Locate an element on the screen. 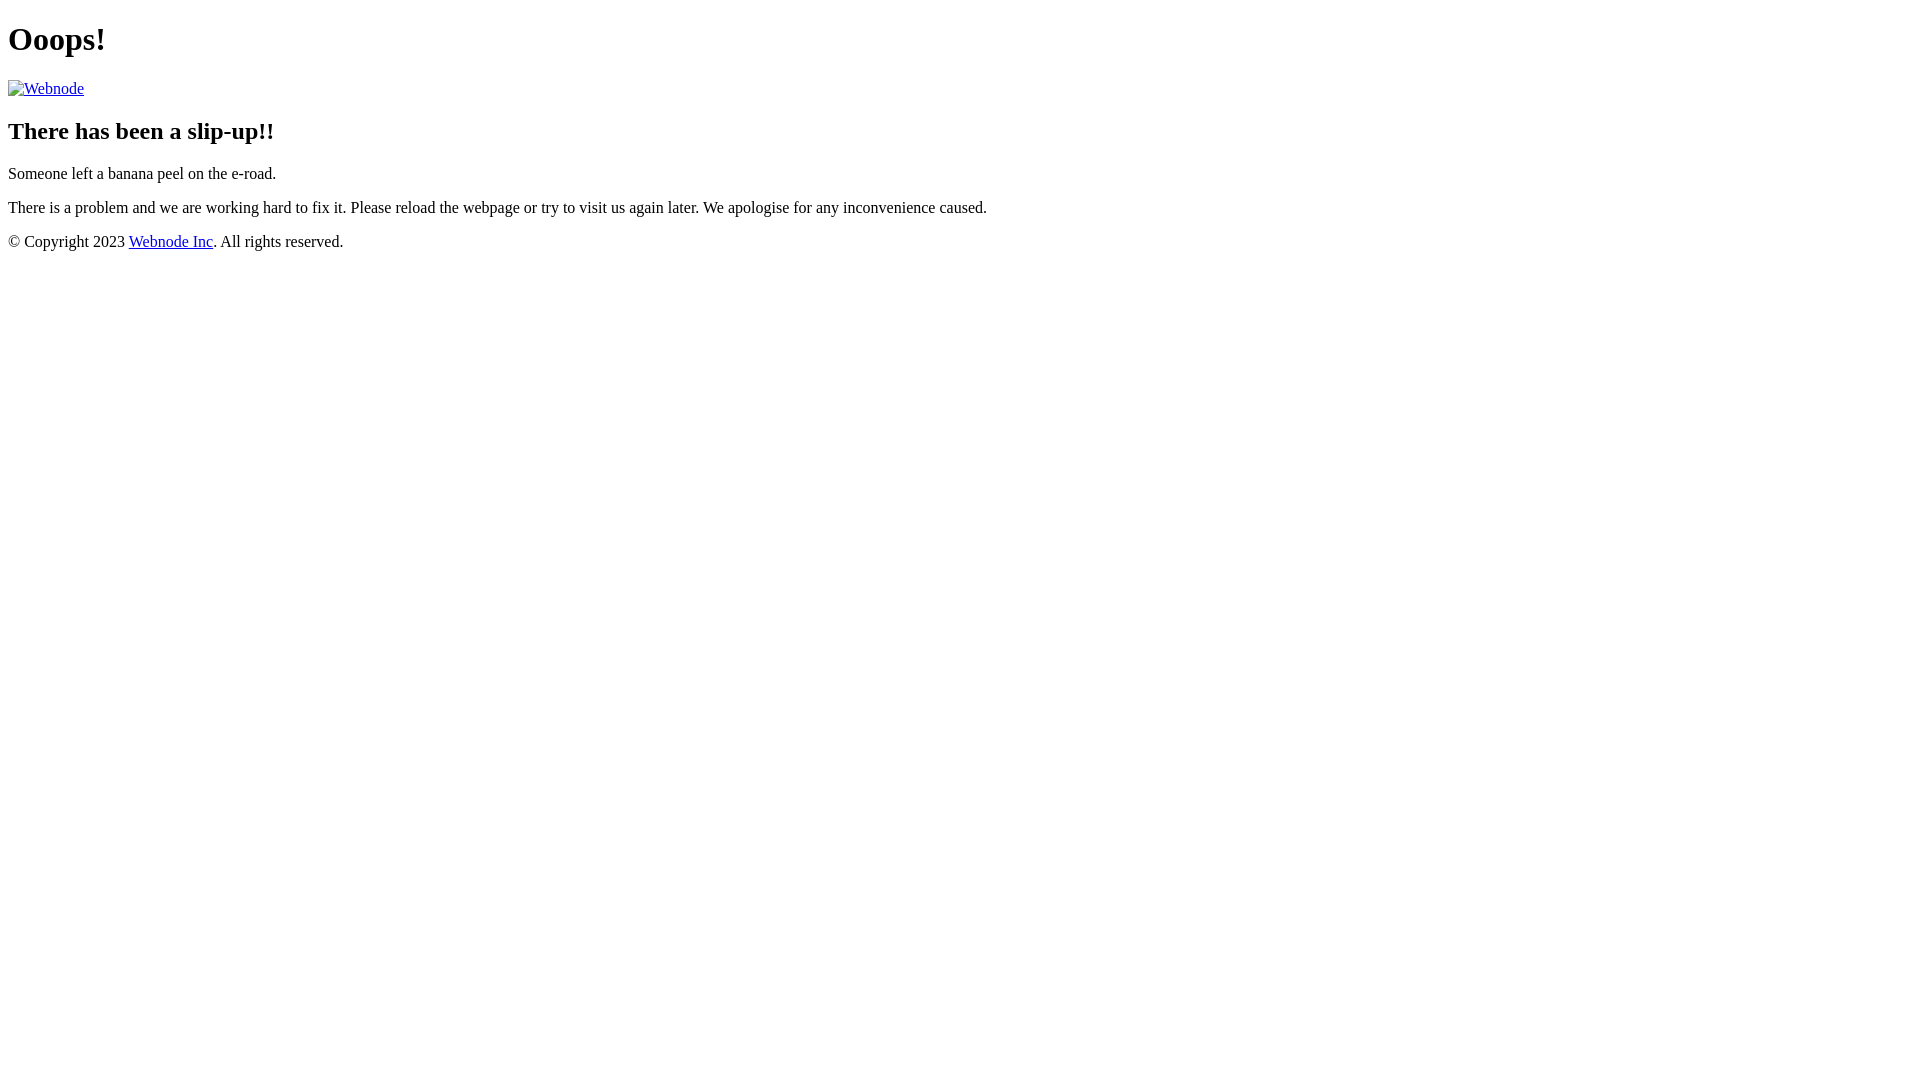  'Webnode Inc' is located at coordinates (171, 240).